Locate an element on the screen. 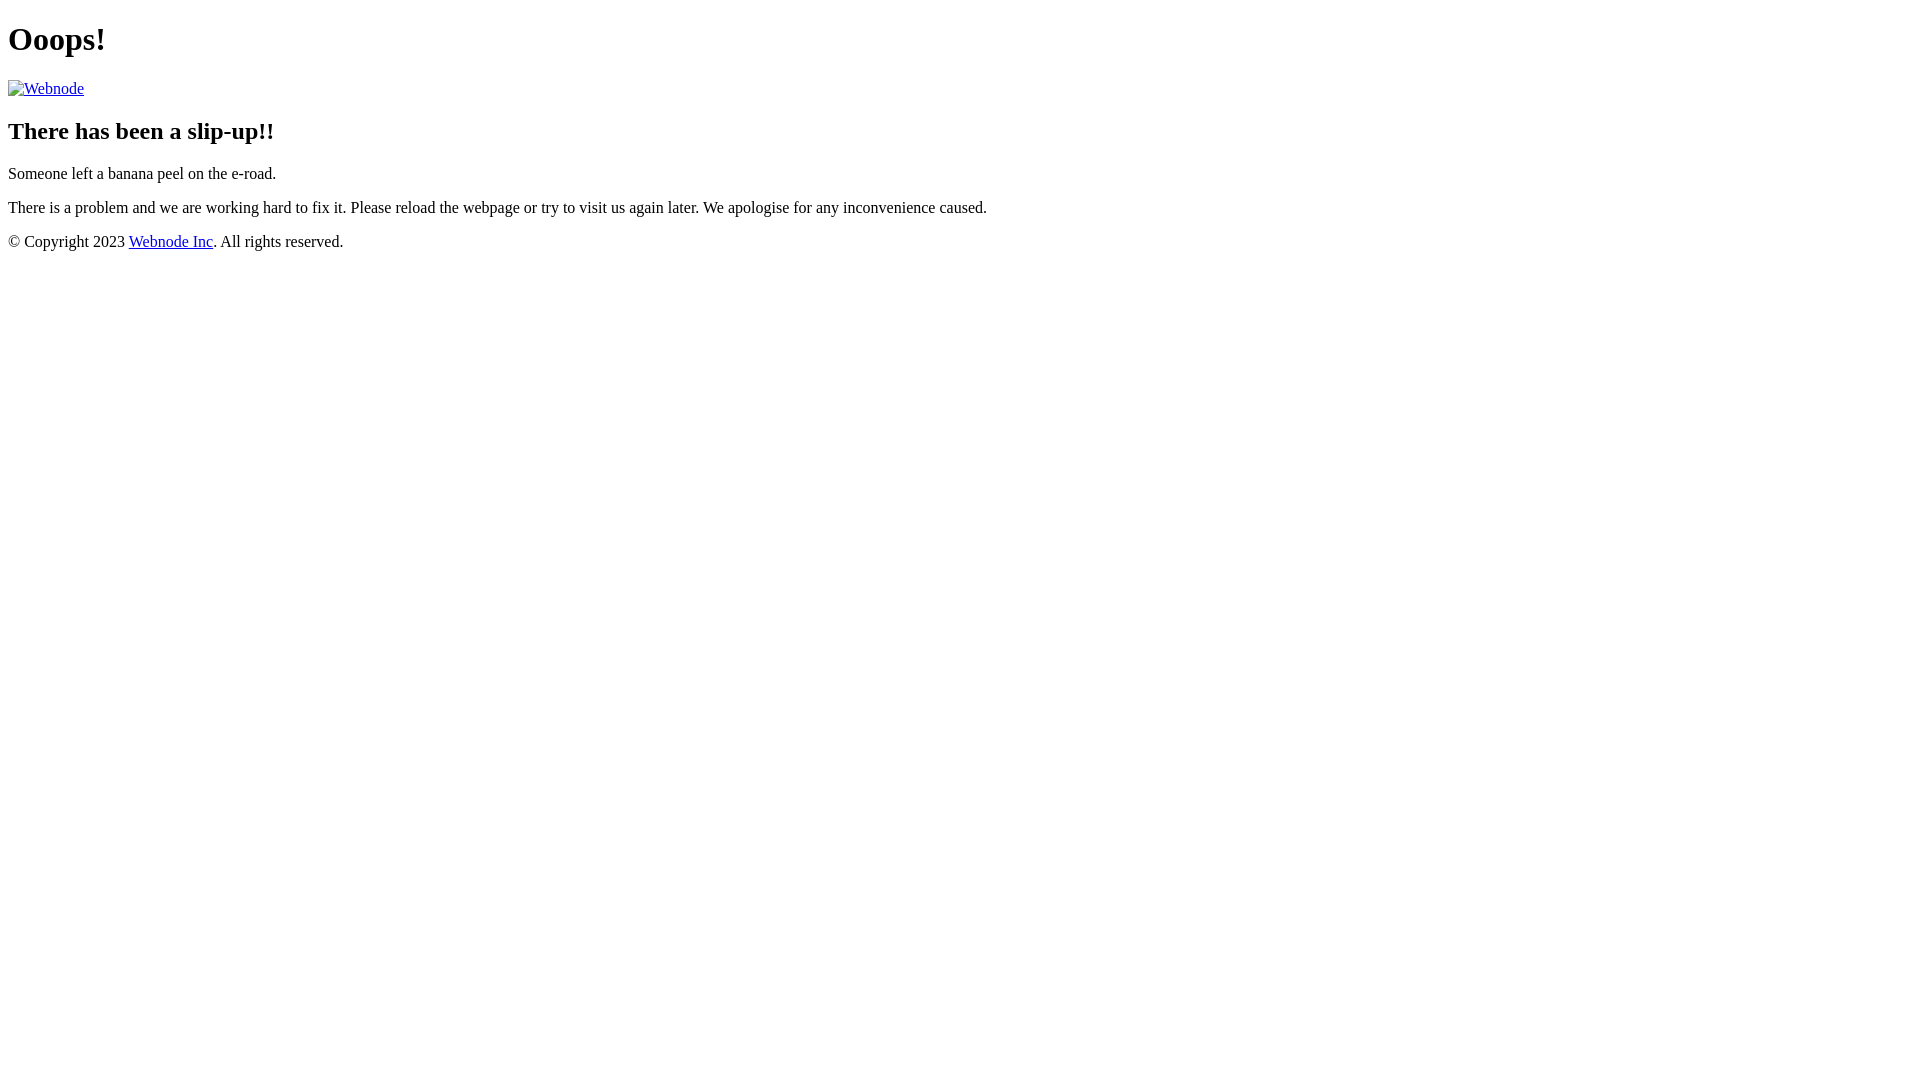  'Webnode Inc' is located at coordinates (171, 240).